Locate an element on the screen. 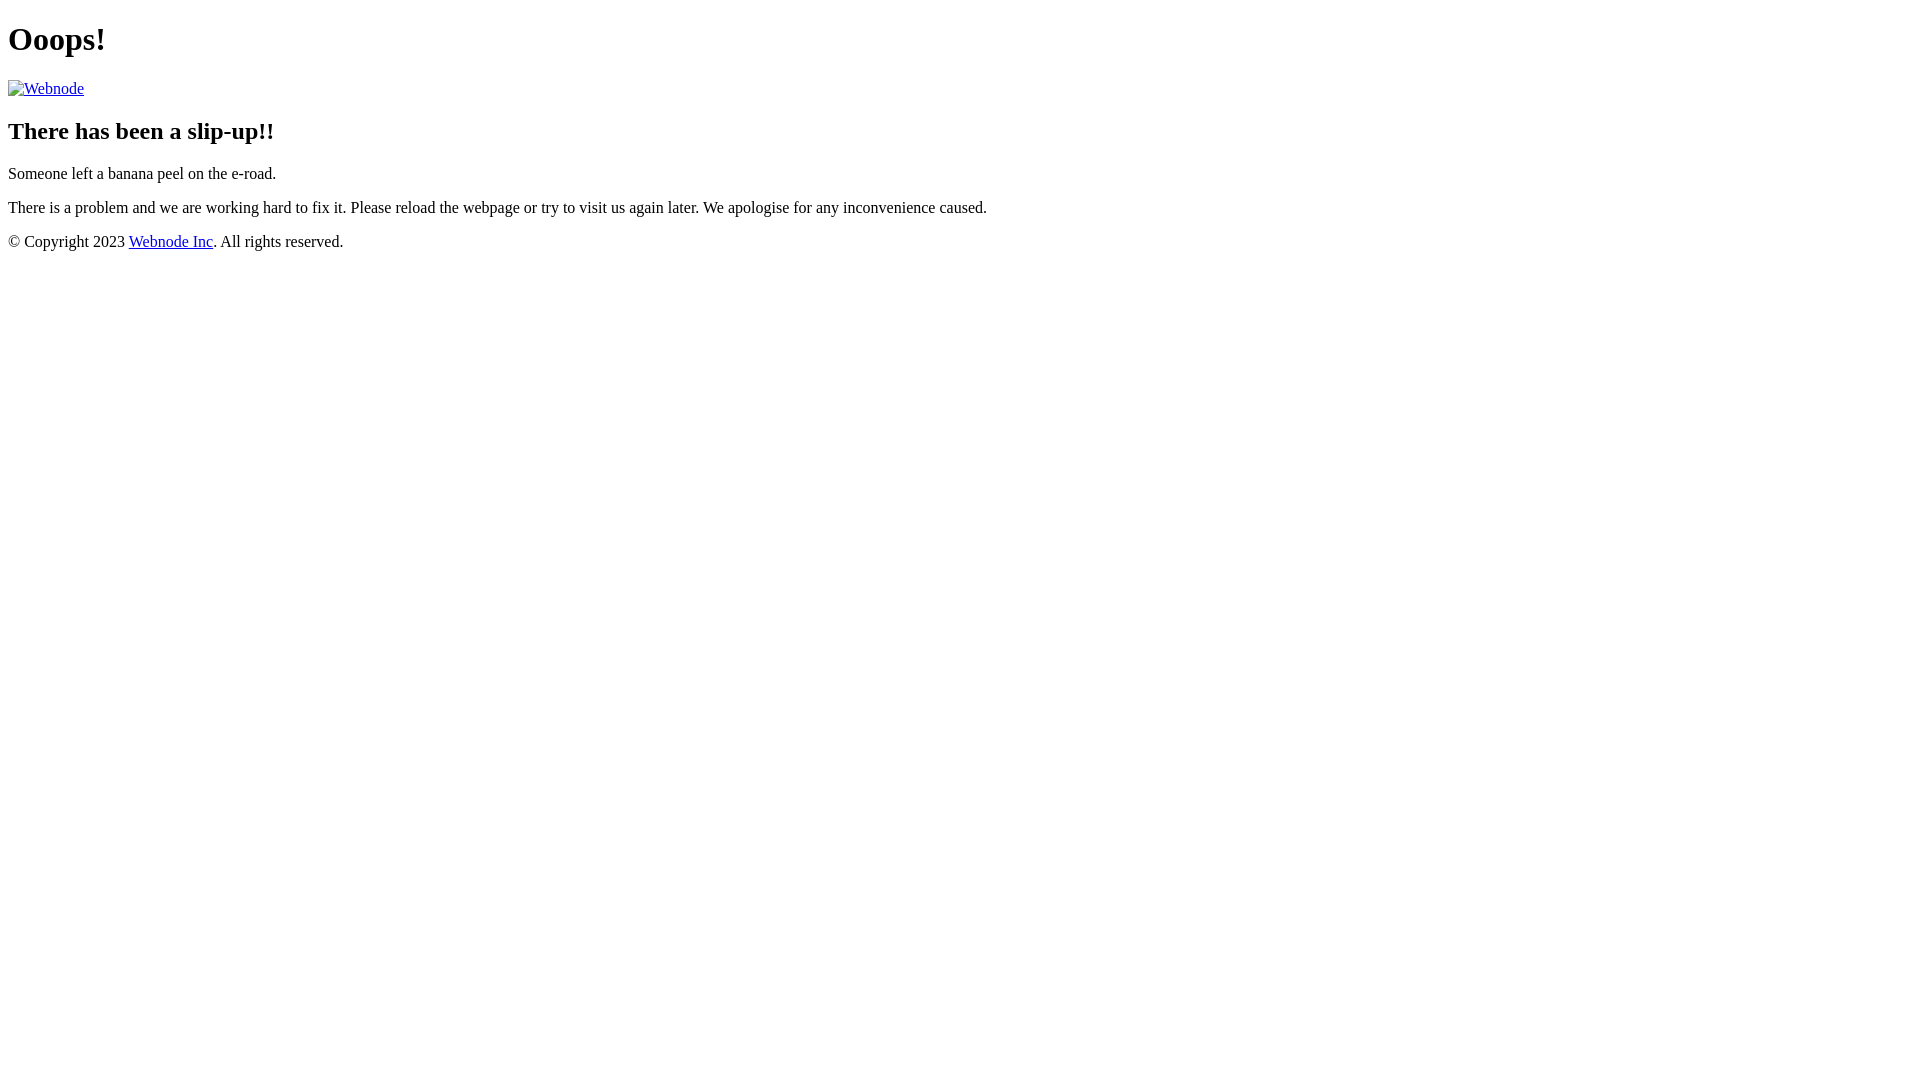  'Webnode Inc' is located at coordinates (171, 240).